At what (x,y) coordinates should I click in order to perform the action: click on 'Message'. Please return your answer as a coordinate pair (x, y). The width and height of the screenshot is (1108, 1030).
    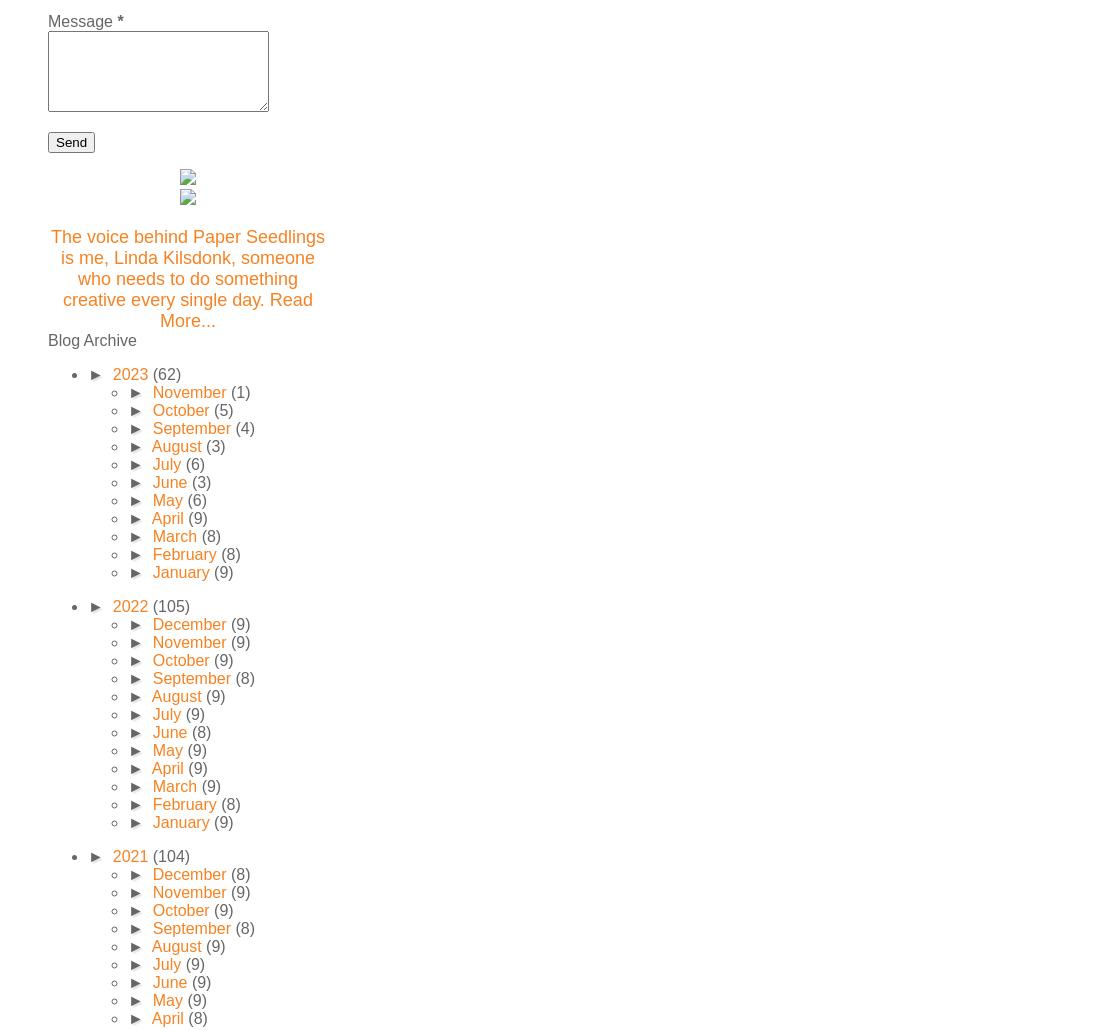
    Looking at the image, I should click on (81, 21).